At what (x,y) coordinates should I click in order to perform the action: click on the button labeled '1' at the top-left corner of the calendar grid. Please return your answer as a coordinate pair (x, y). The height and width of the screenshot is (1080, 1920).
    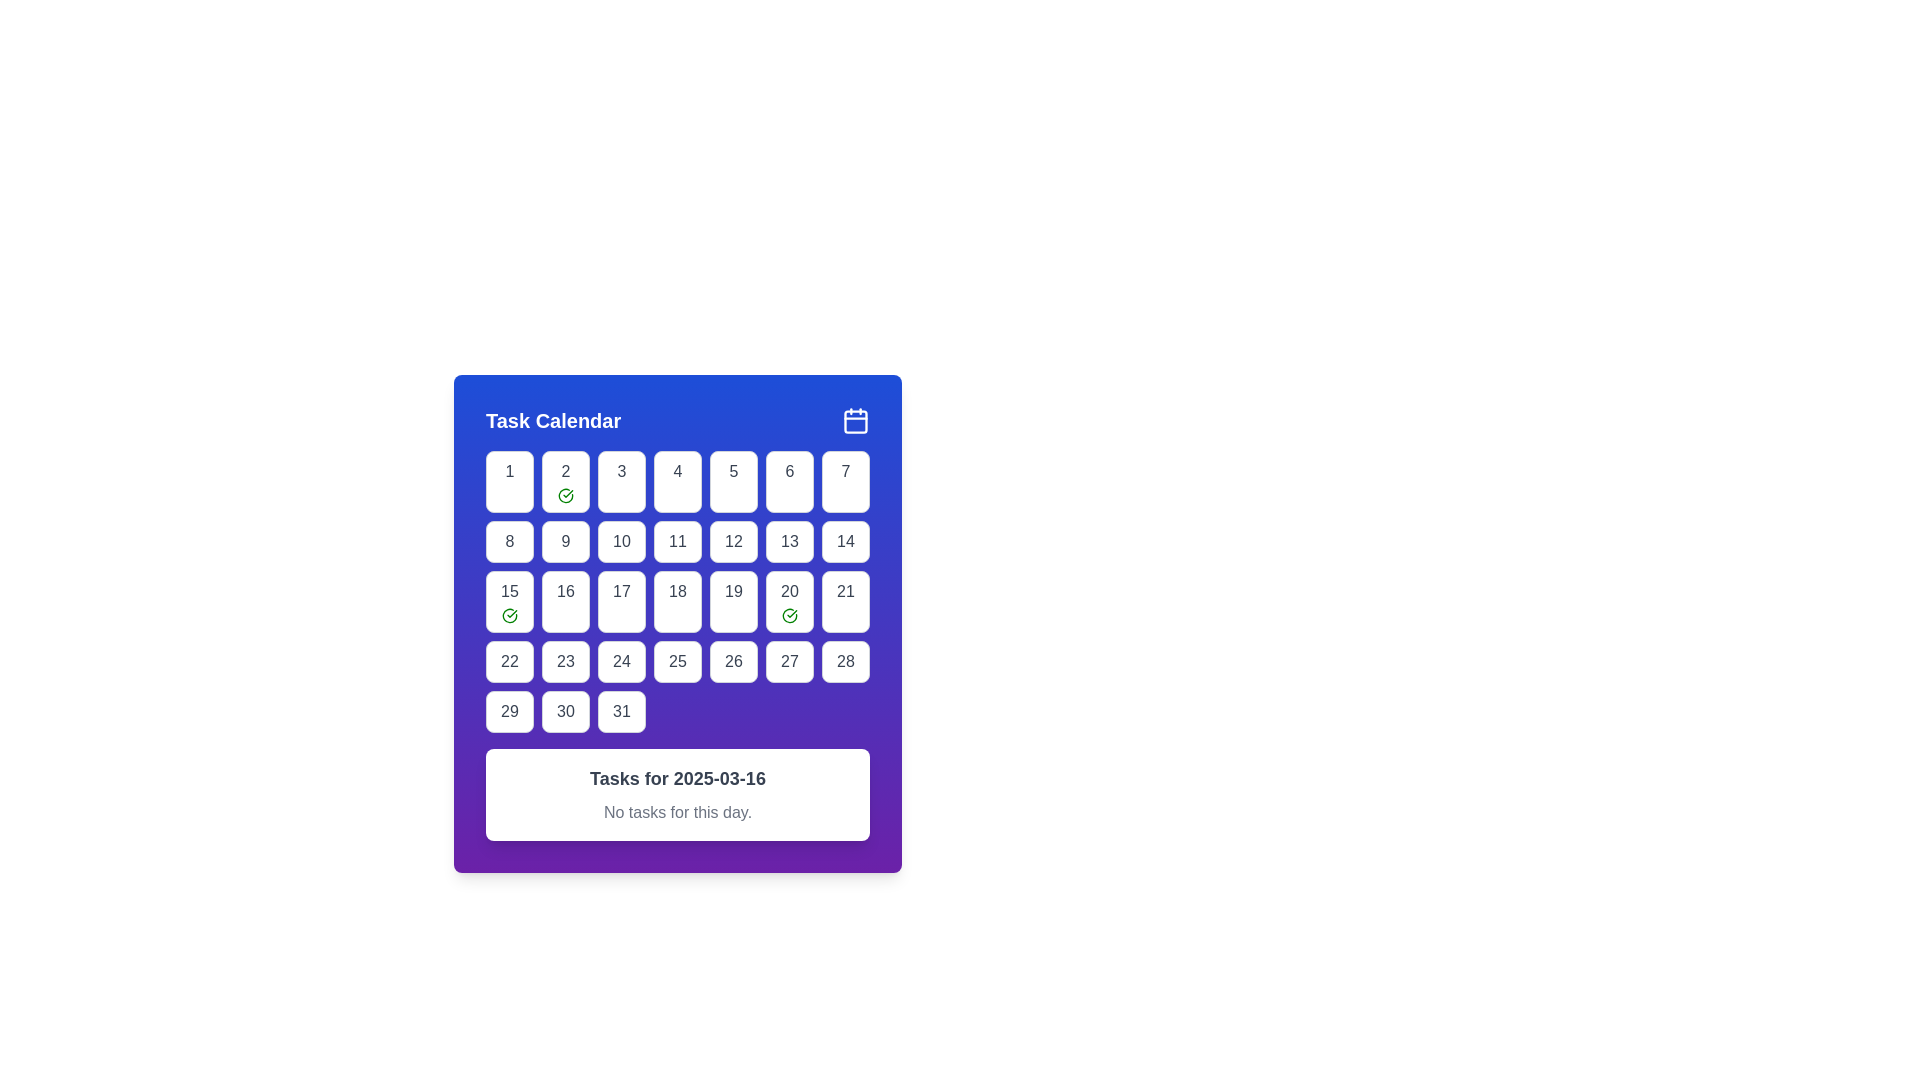
    Looking at the image, I should click on (509, 482).